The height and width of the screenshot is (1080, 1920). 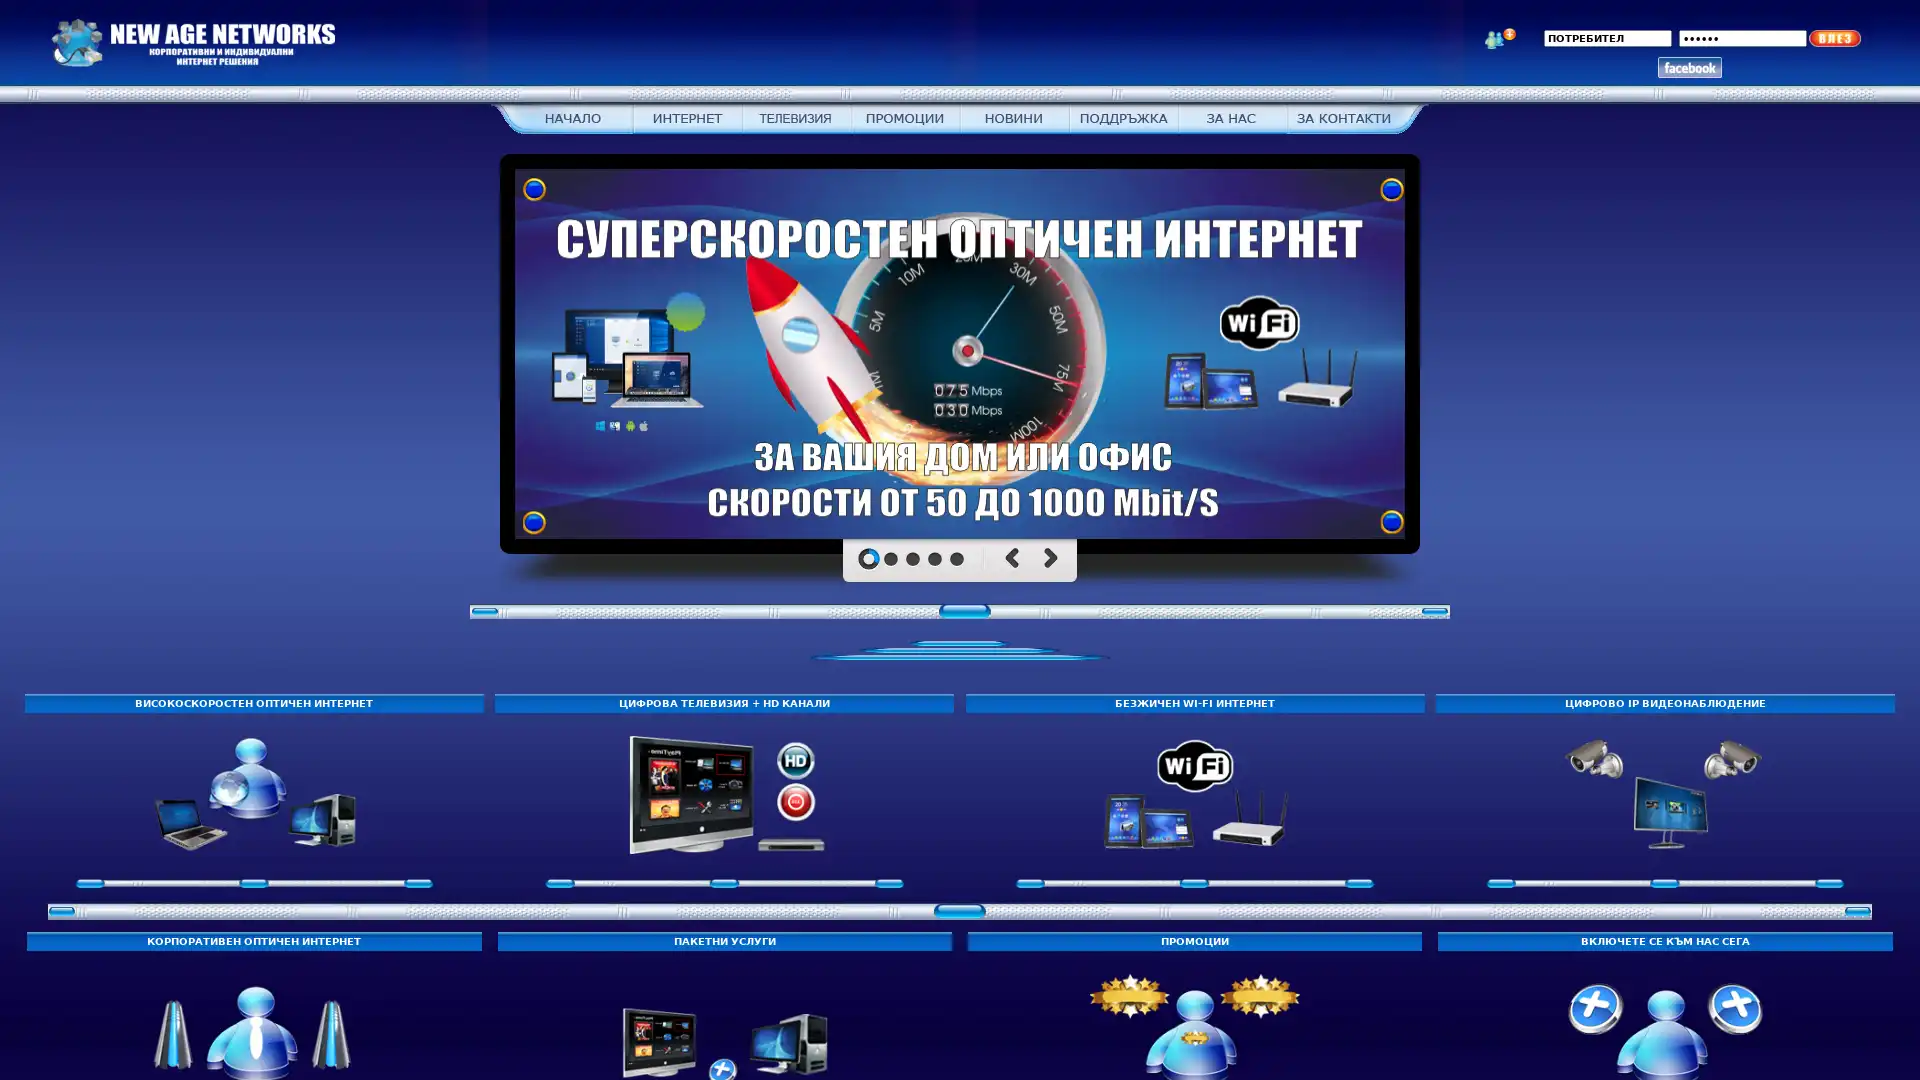 I want to click on |         New Age Networks |               -  ,        |, so click(x=1833, y=37).